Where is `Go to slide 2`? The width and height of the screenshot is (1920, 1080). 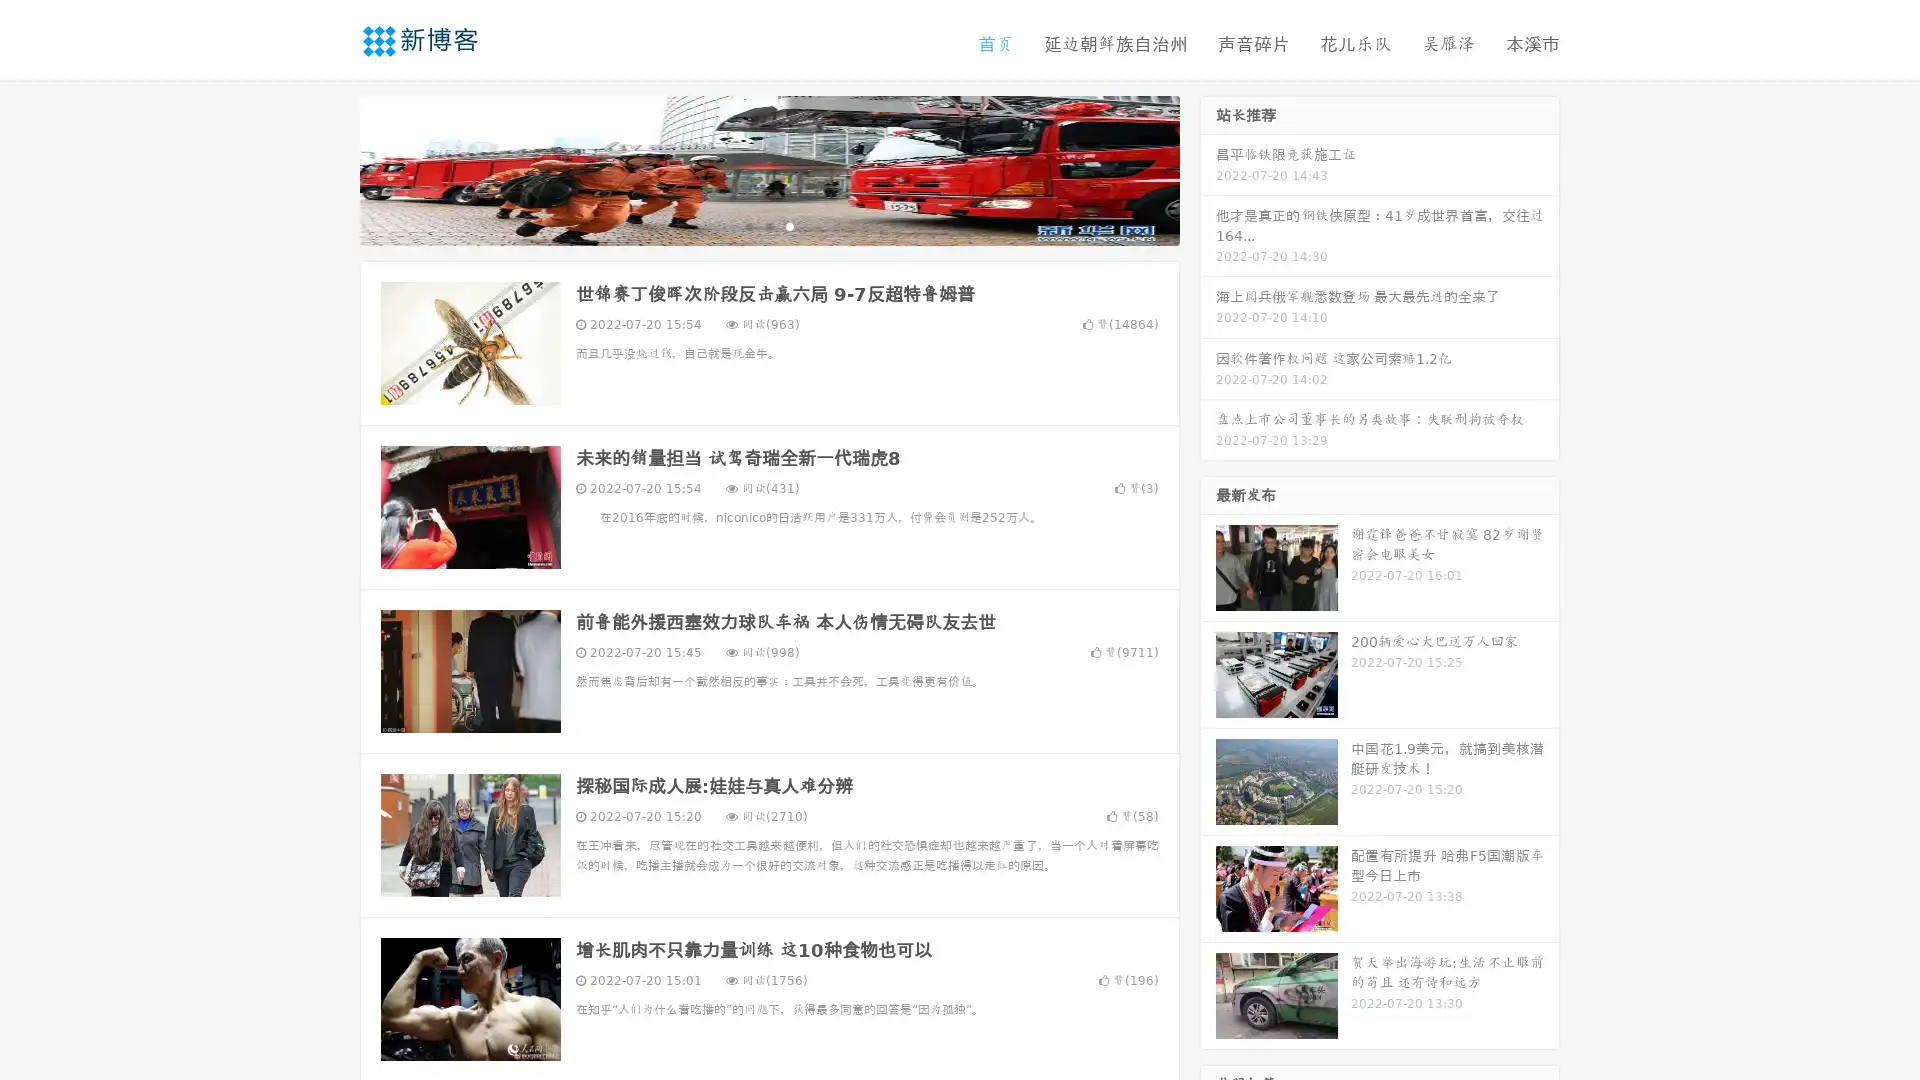
Go to slide 2 is located at coordinates (768, 225).